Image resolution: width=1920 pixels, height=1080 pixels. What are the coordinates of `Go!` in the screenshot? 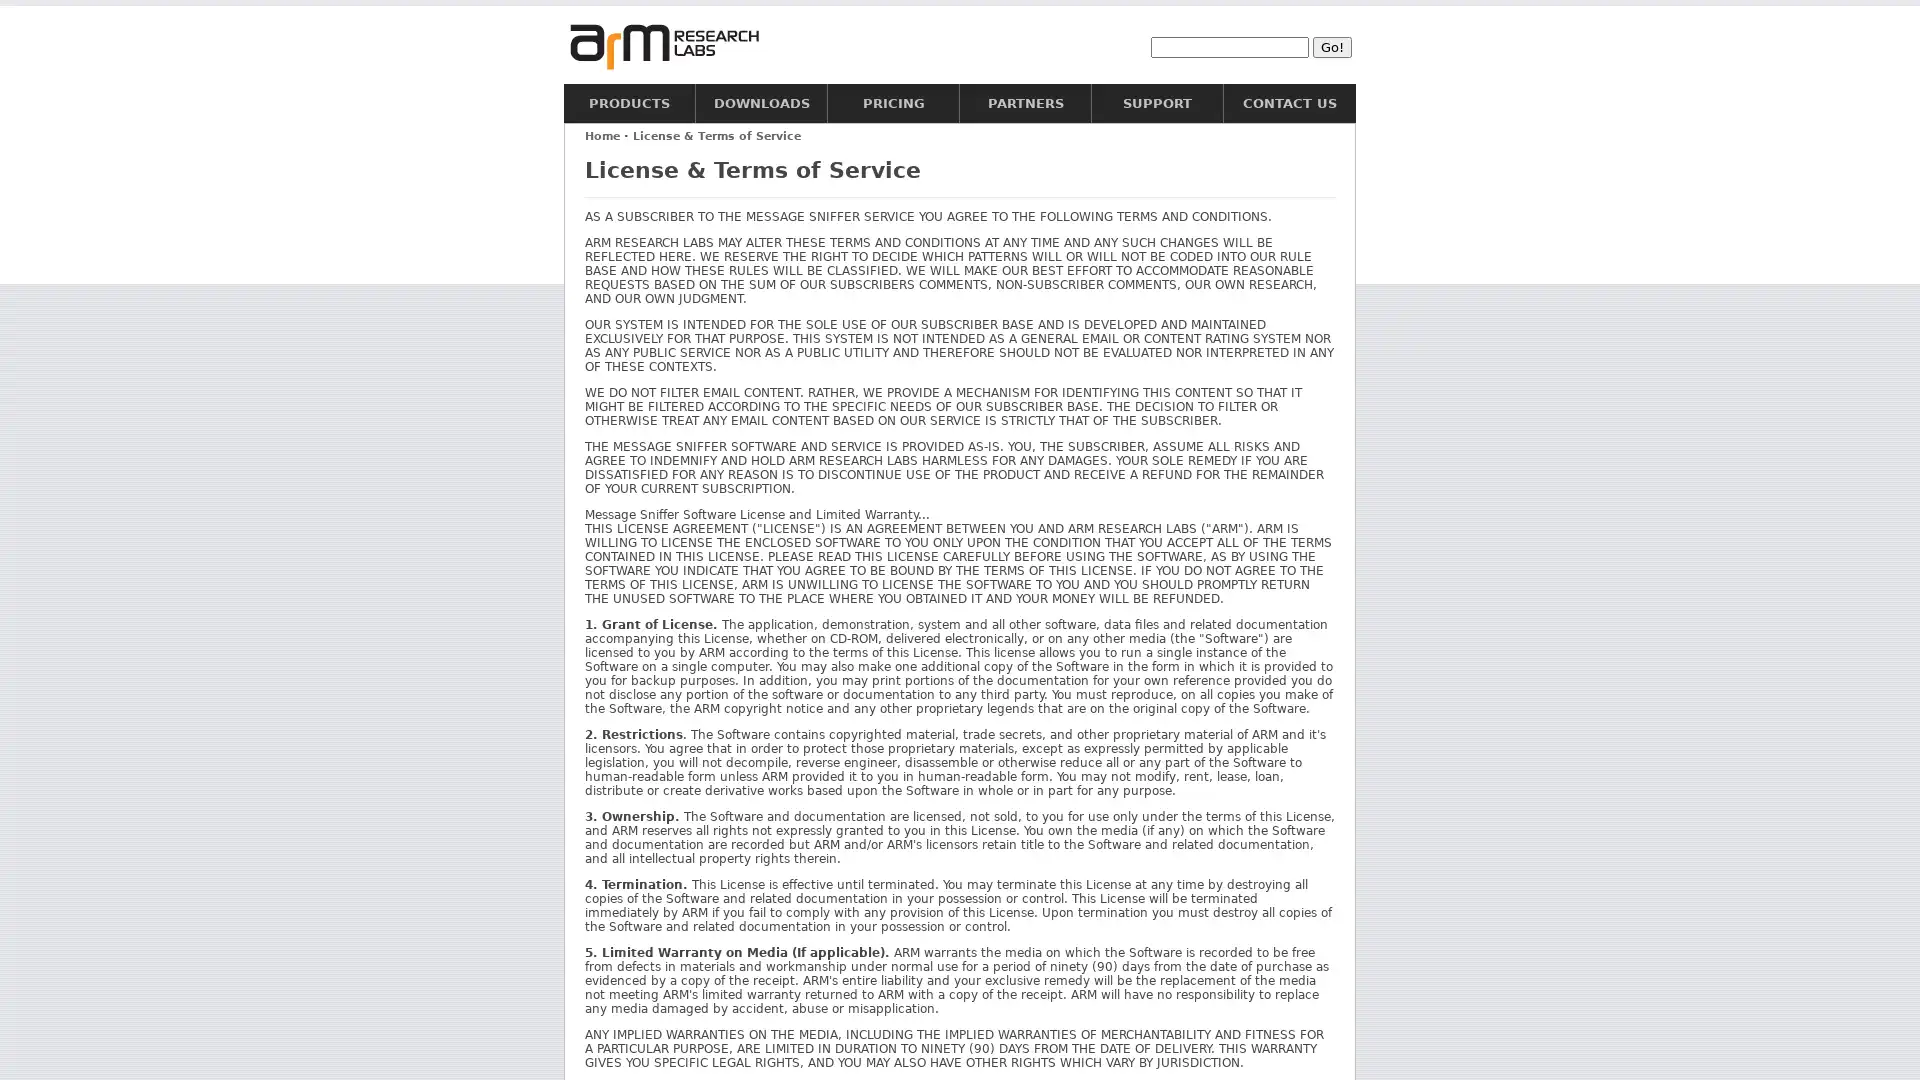 It's located at (1332, 45).